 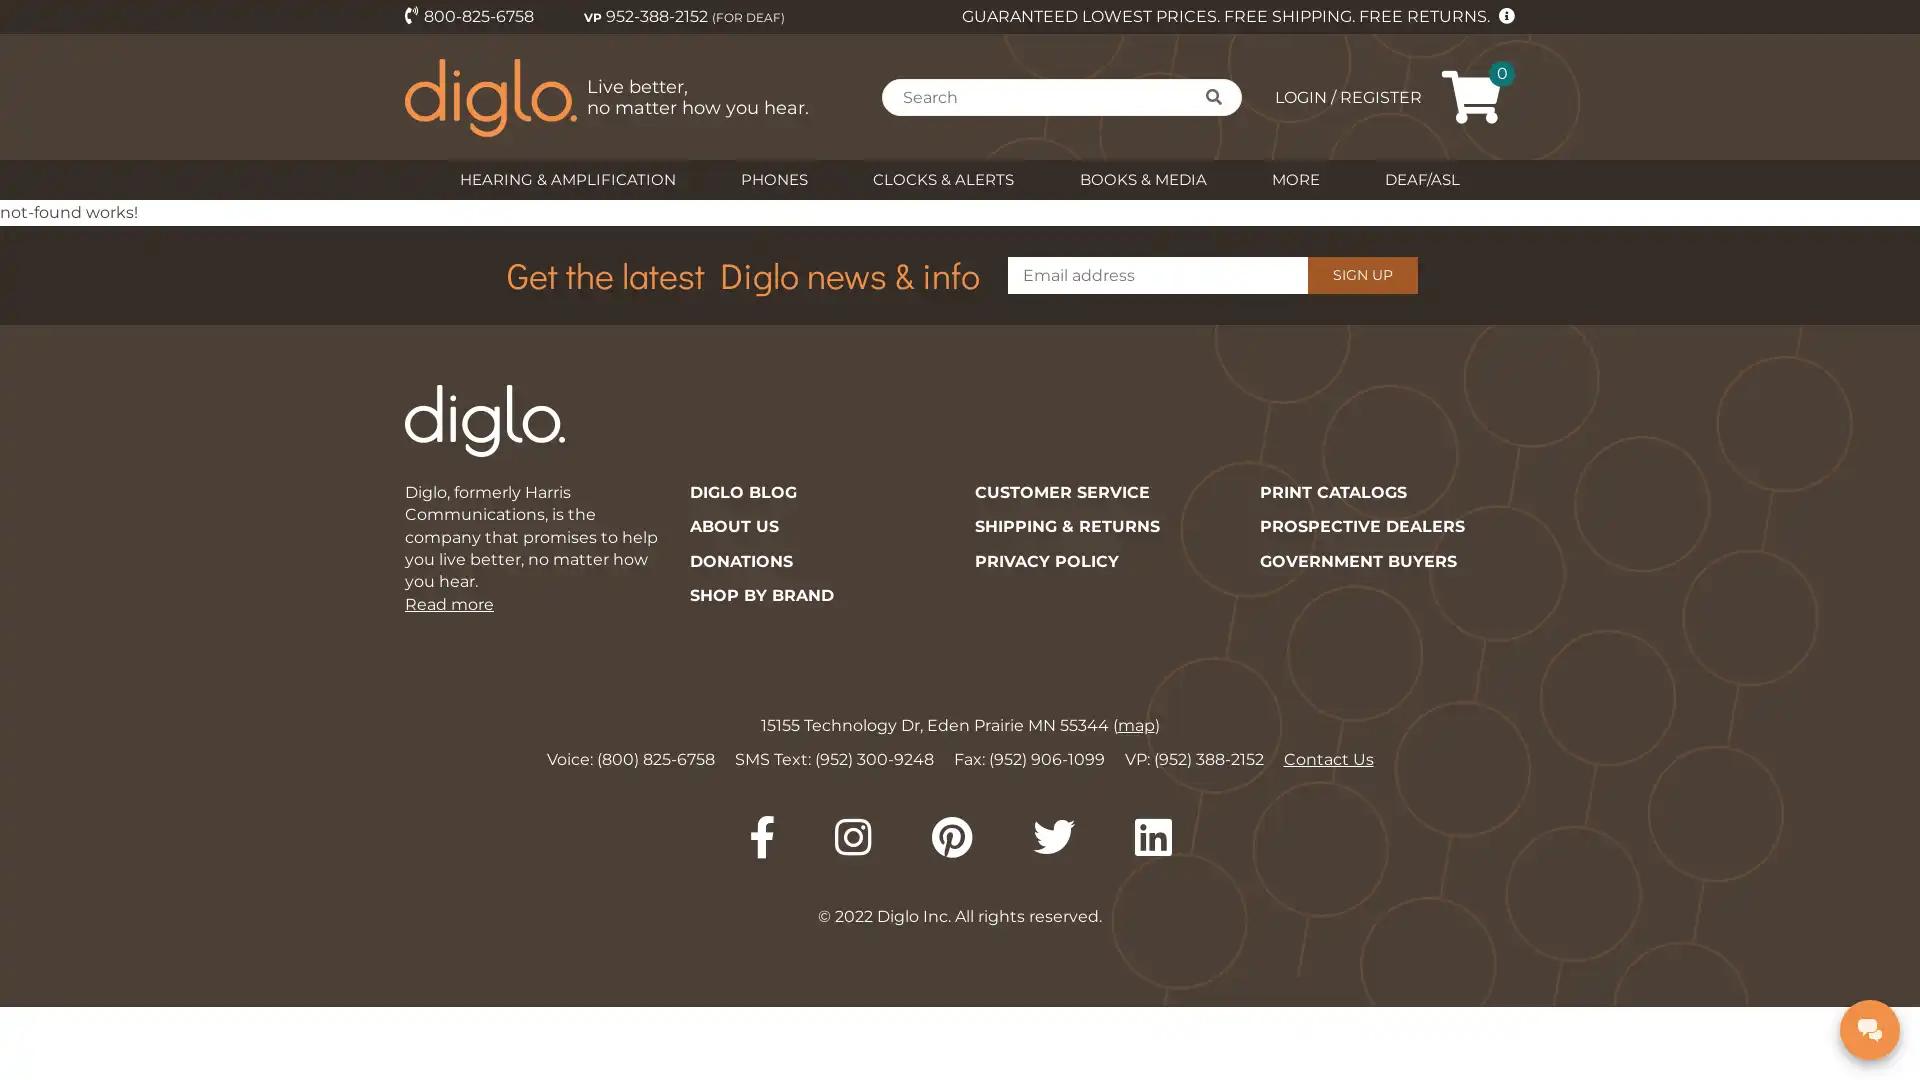 I want to click on SIGN UP, so click(x=1361, y=274).